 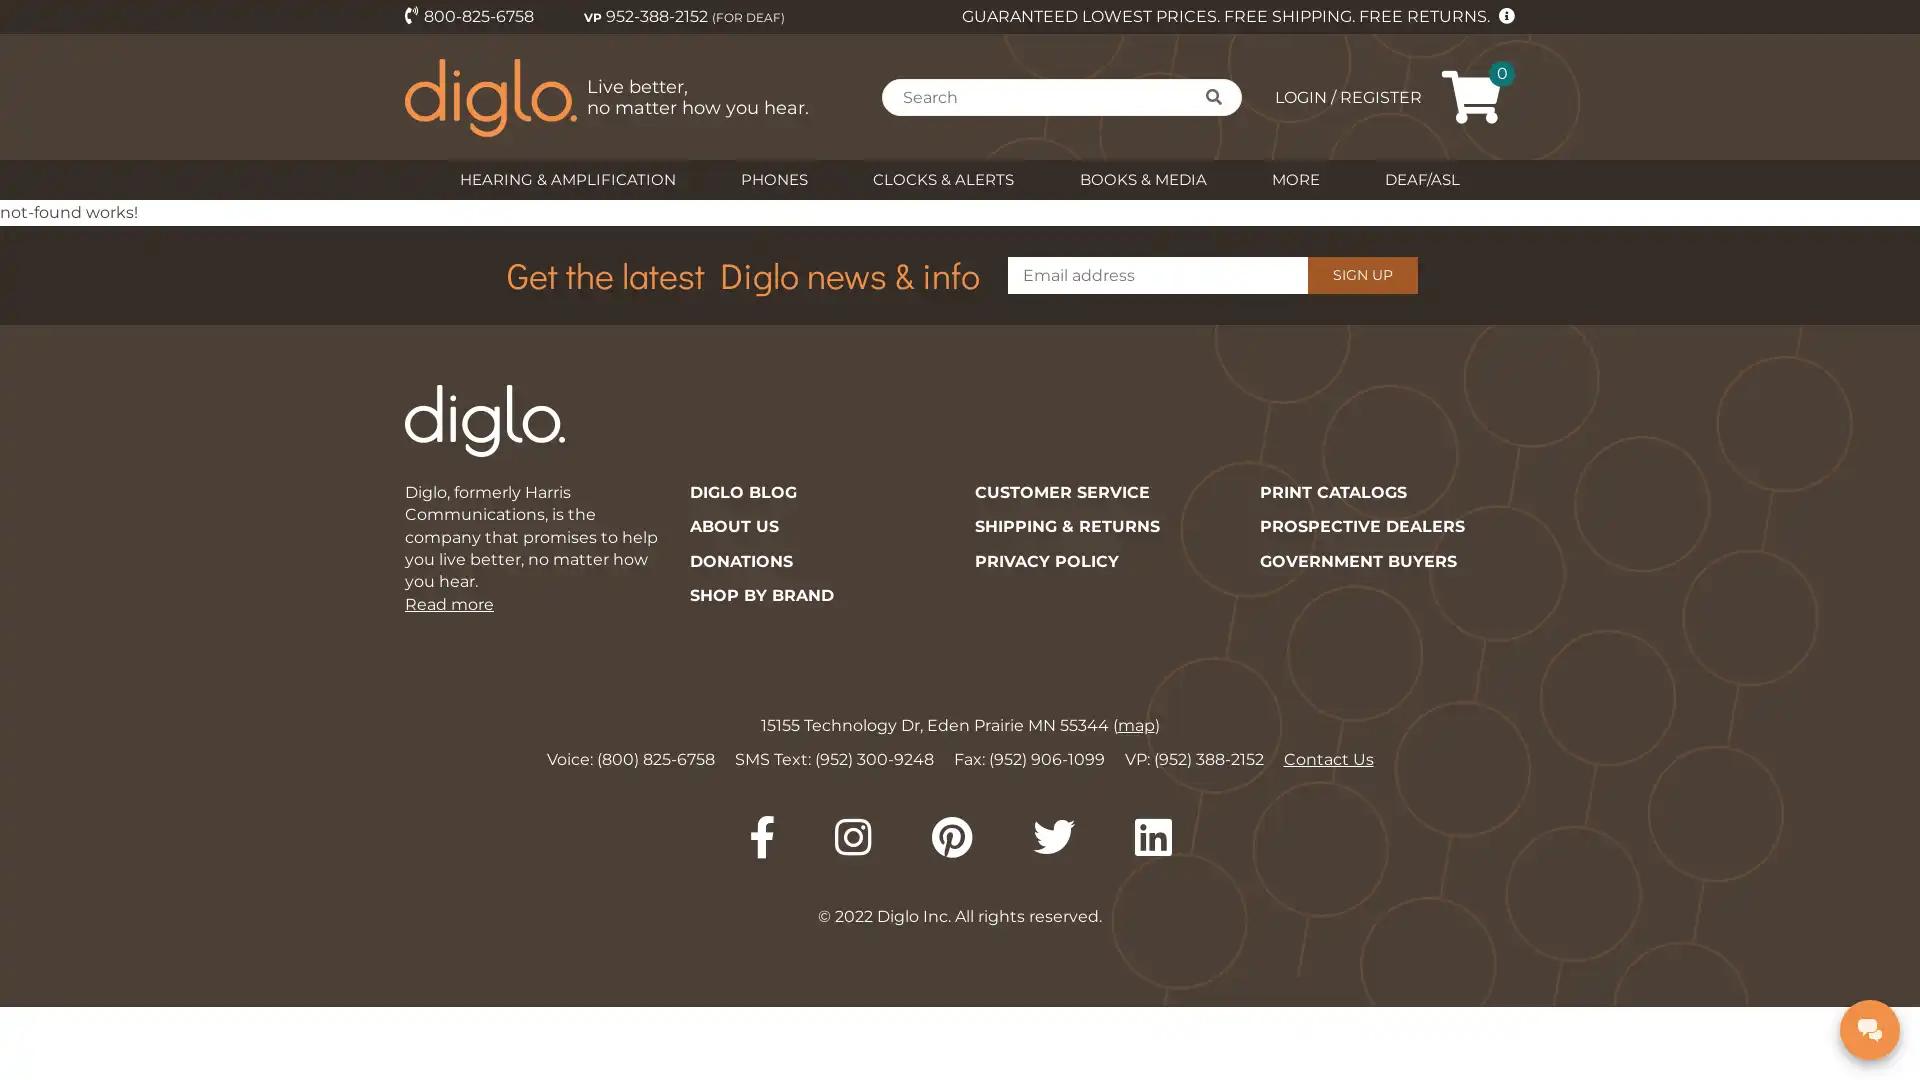 I want to click on SIGN UP, so click(x=1361, y=274).